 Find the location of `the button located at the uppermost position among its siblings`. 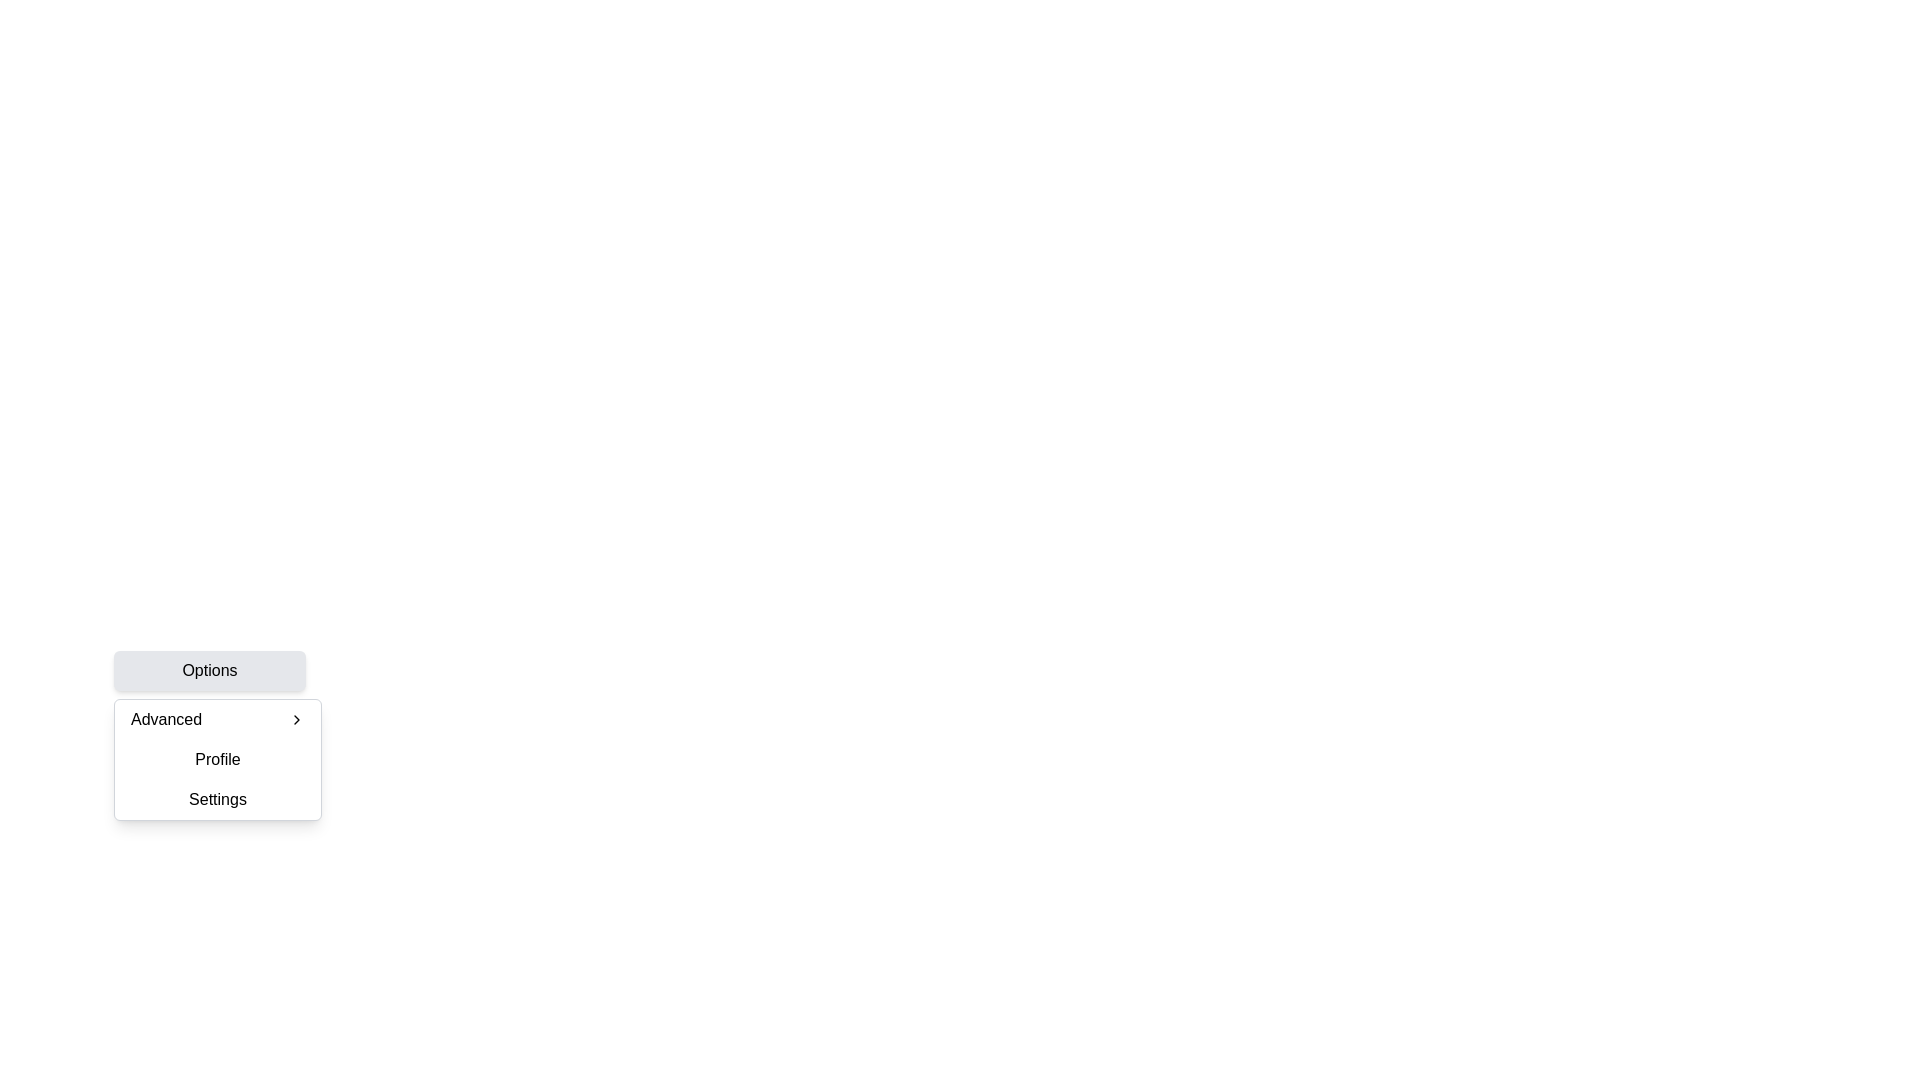

the button located at the uppermost position among its siblings is located at coordinates (210, 671).